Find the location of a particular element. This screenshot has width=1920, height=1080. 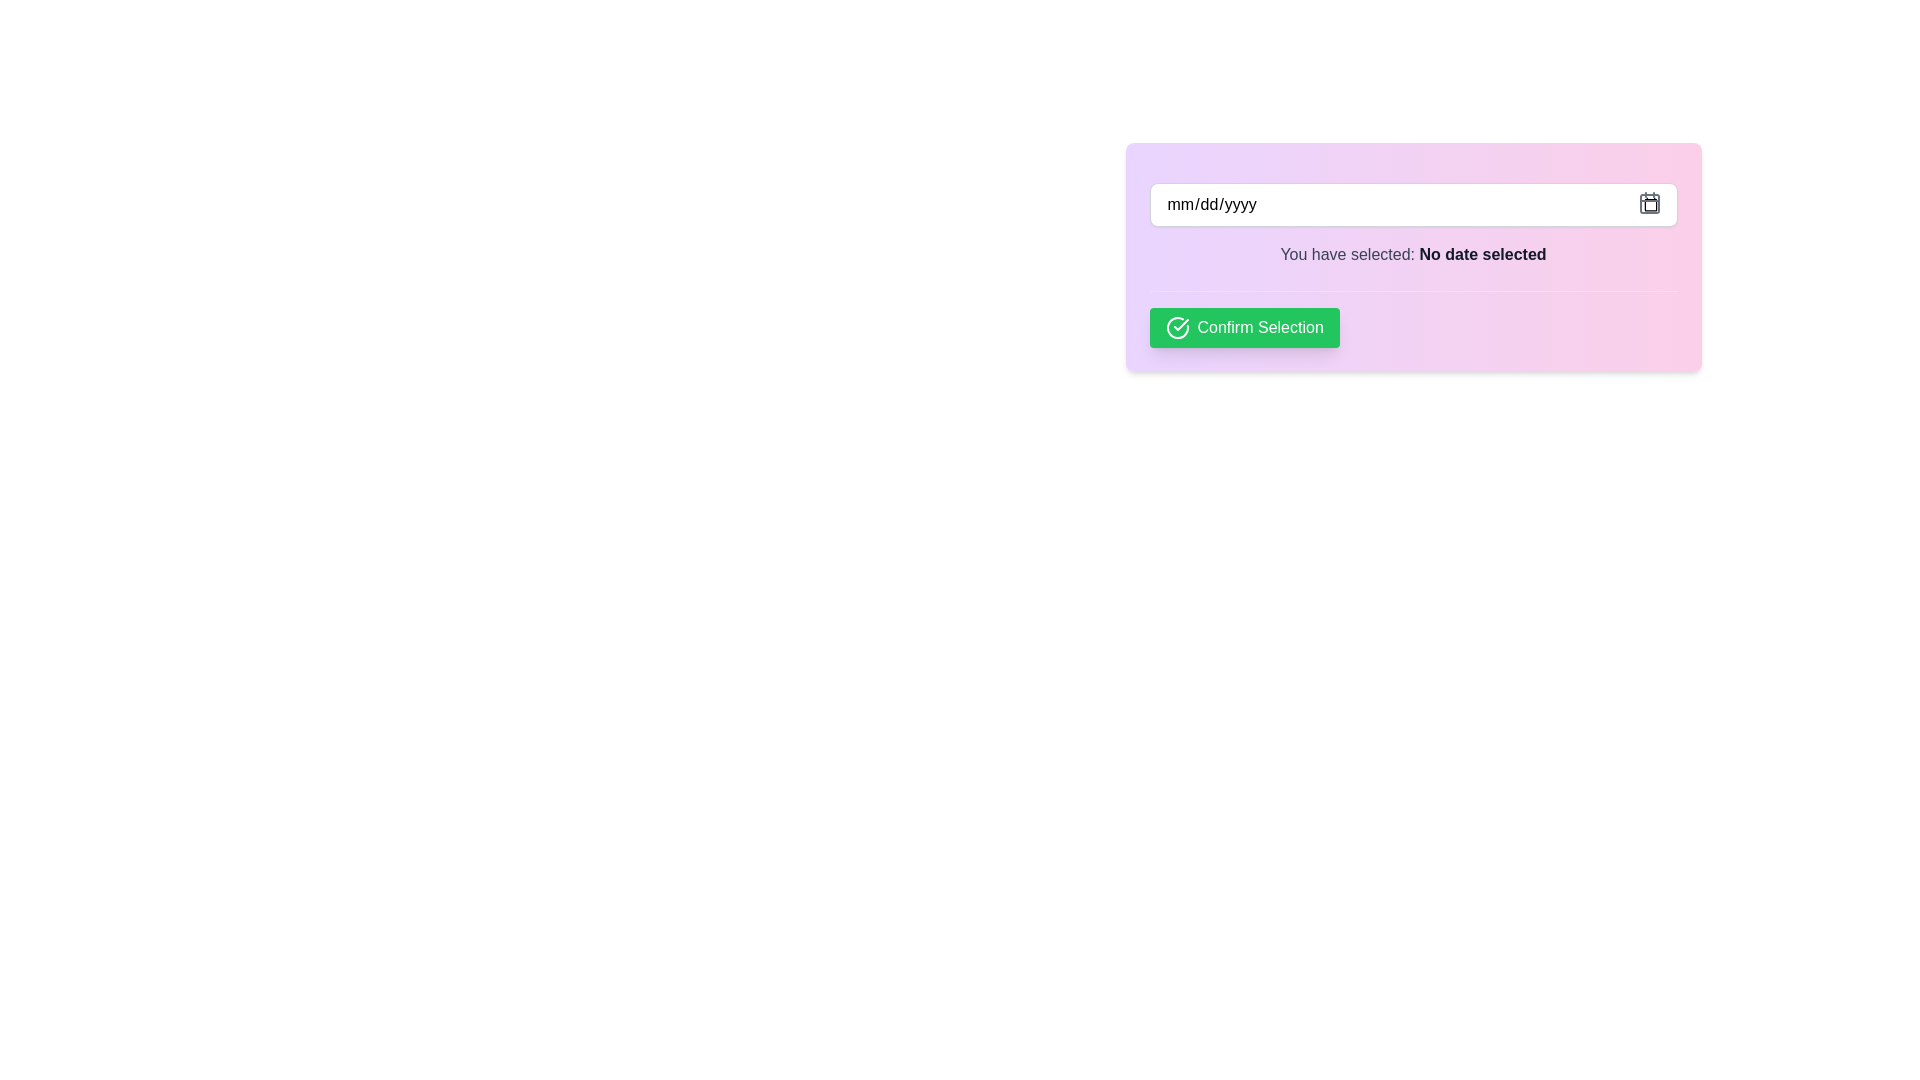

the green 'Confirm Selection' button with a white checkmark icon to confirm the selection is located at coordinates (1243, 326).